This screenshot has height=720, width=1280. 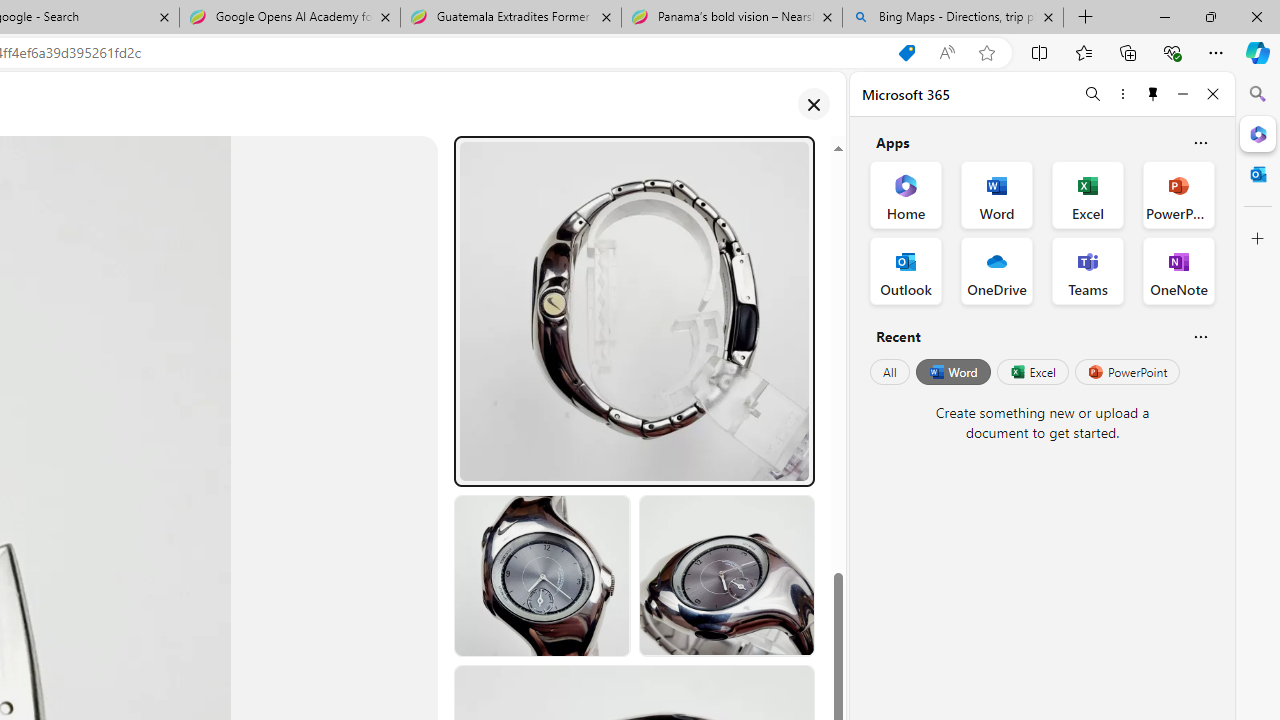 What do you see at coordinates (1032, 372) in the screenshot?
I see `'Excel'` at bounding box center [1032, 372].